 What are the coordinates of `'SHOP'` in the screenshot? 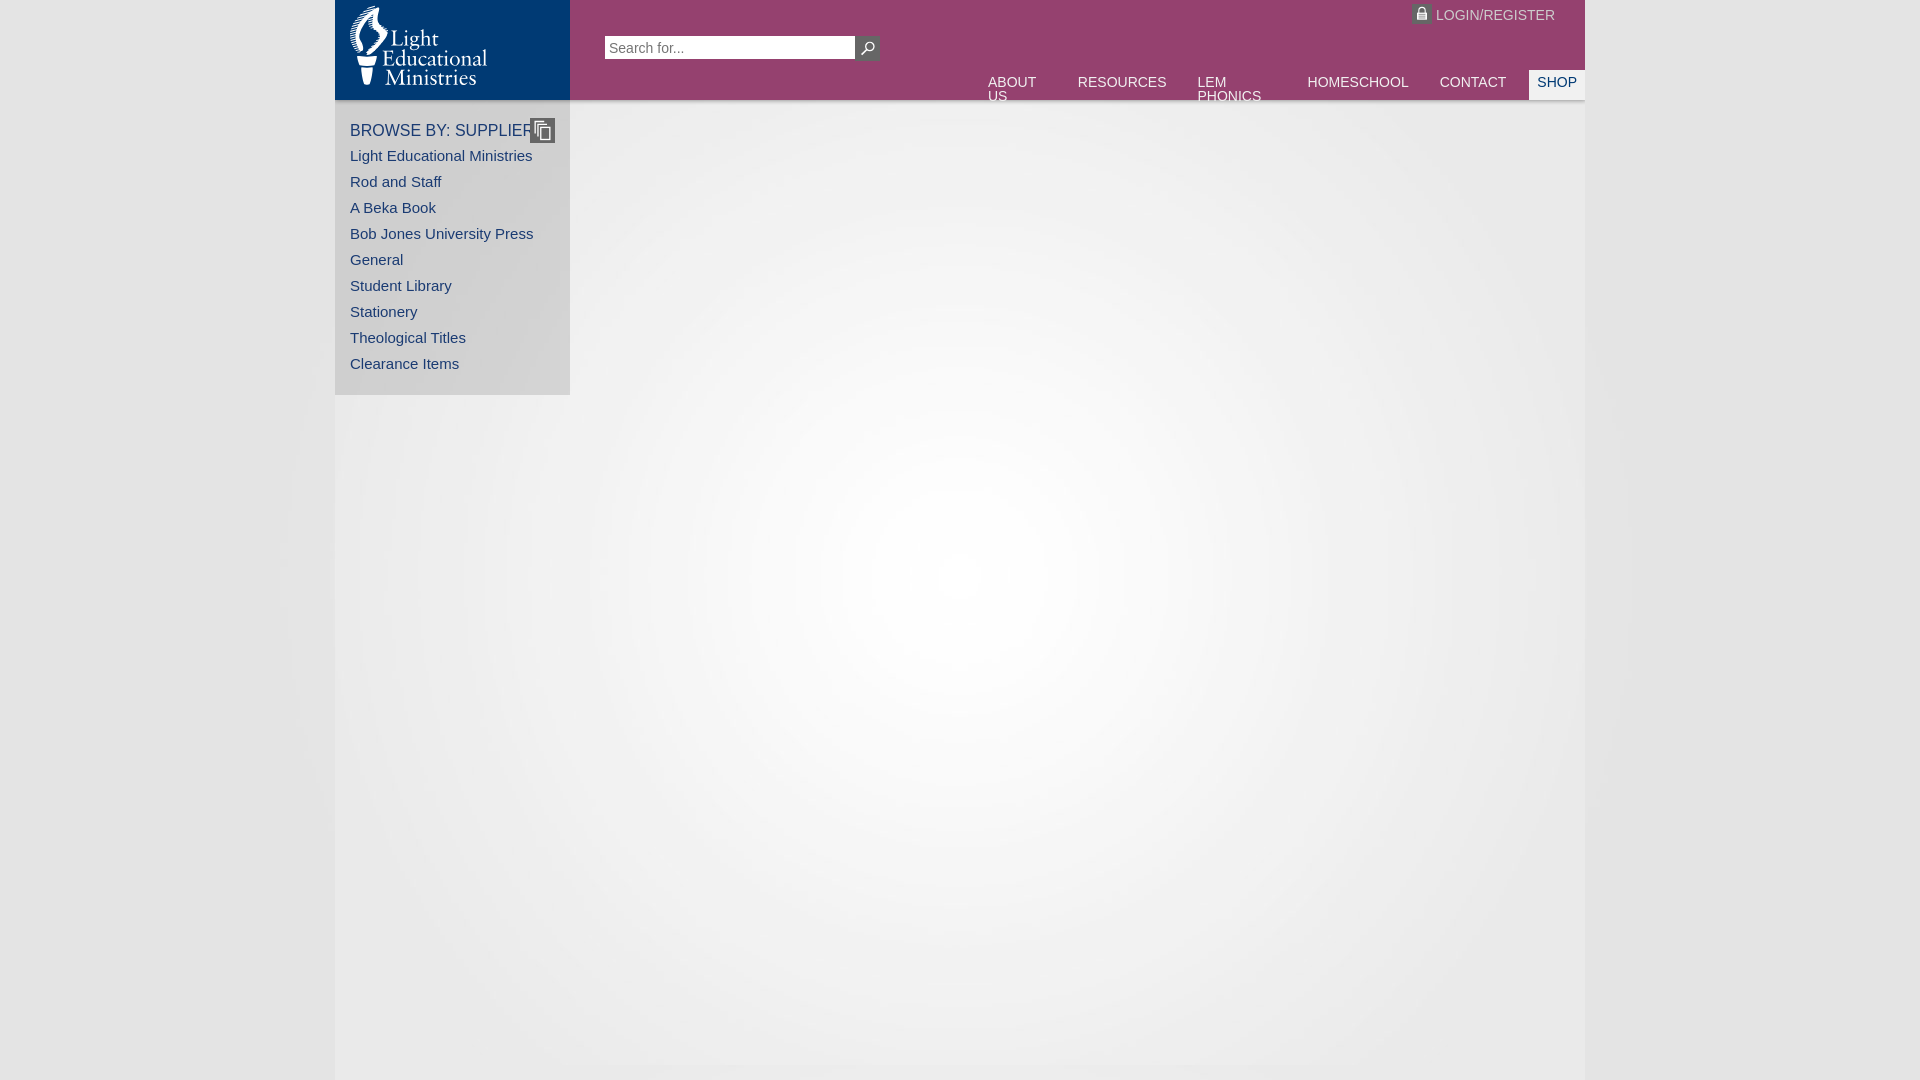 It's located at (1528, 83).